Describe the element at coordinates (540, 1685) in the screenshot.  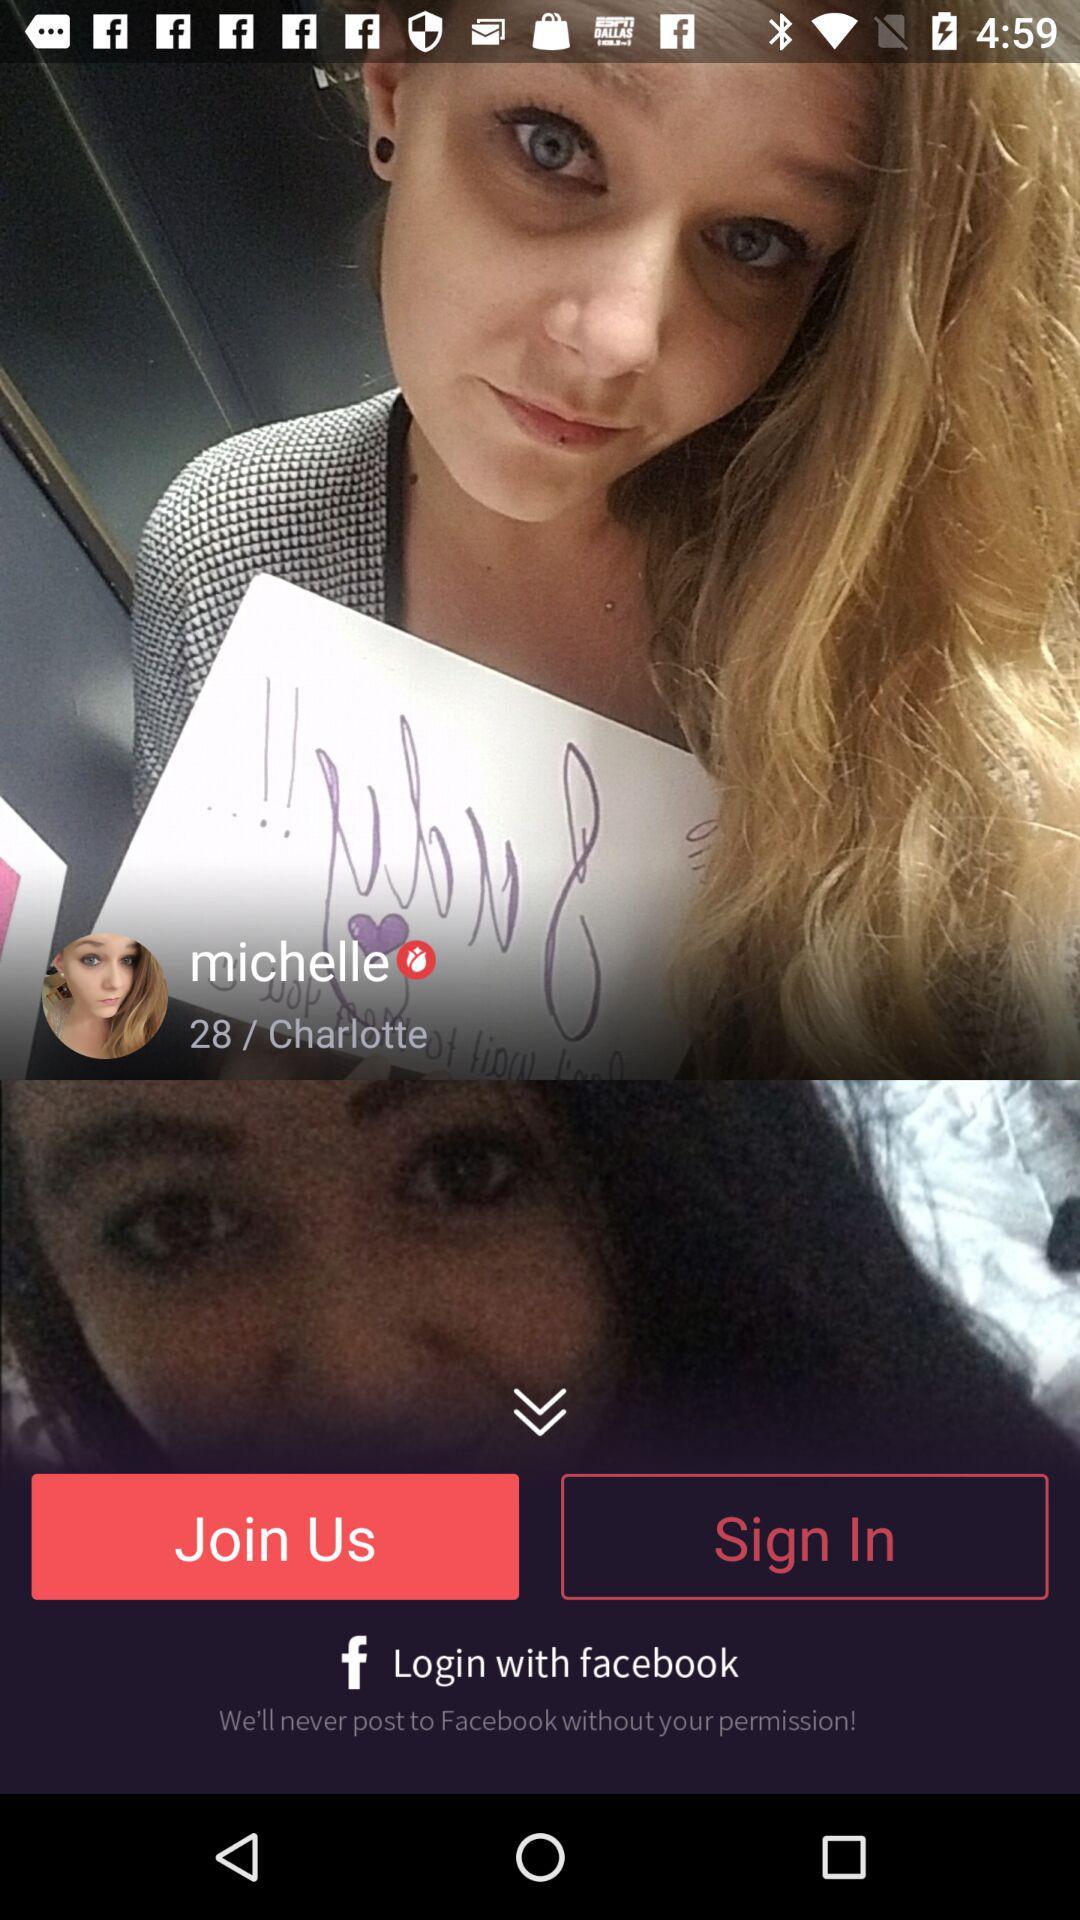
I see `sign in with facebook` at that location.